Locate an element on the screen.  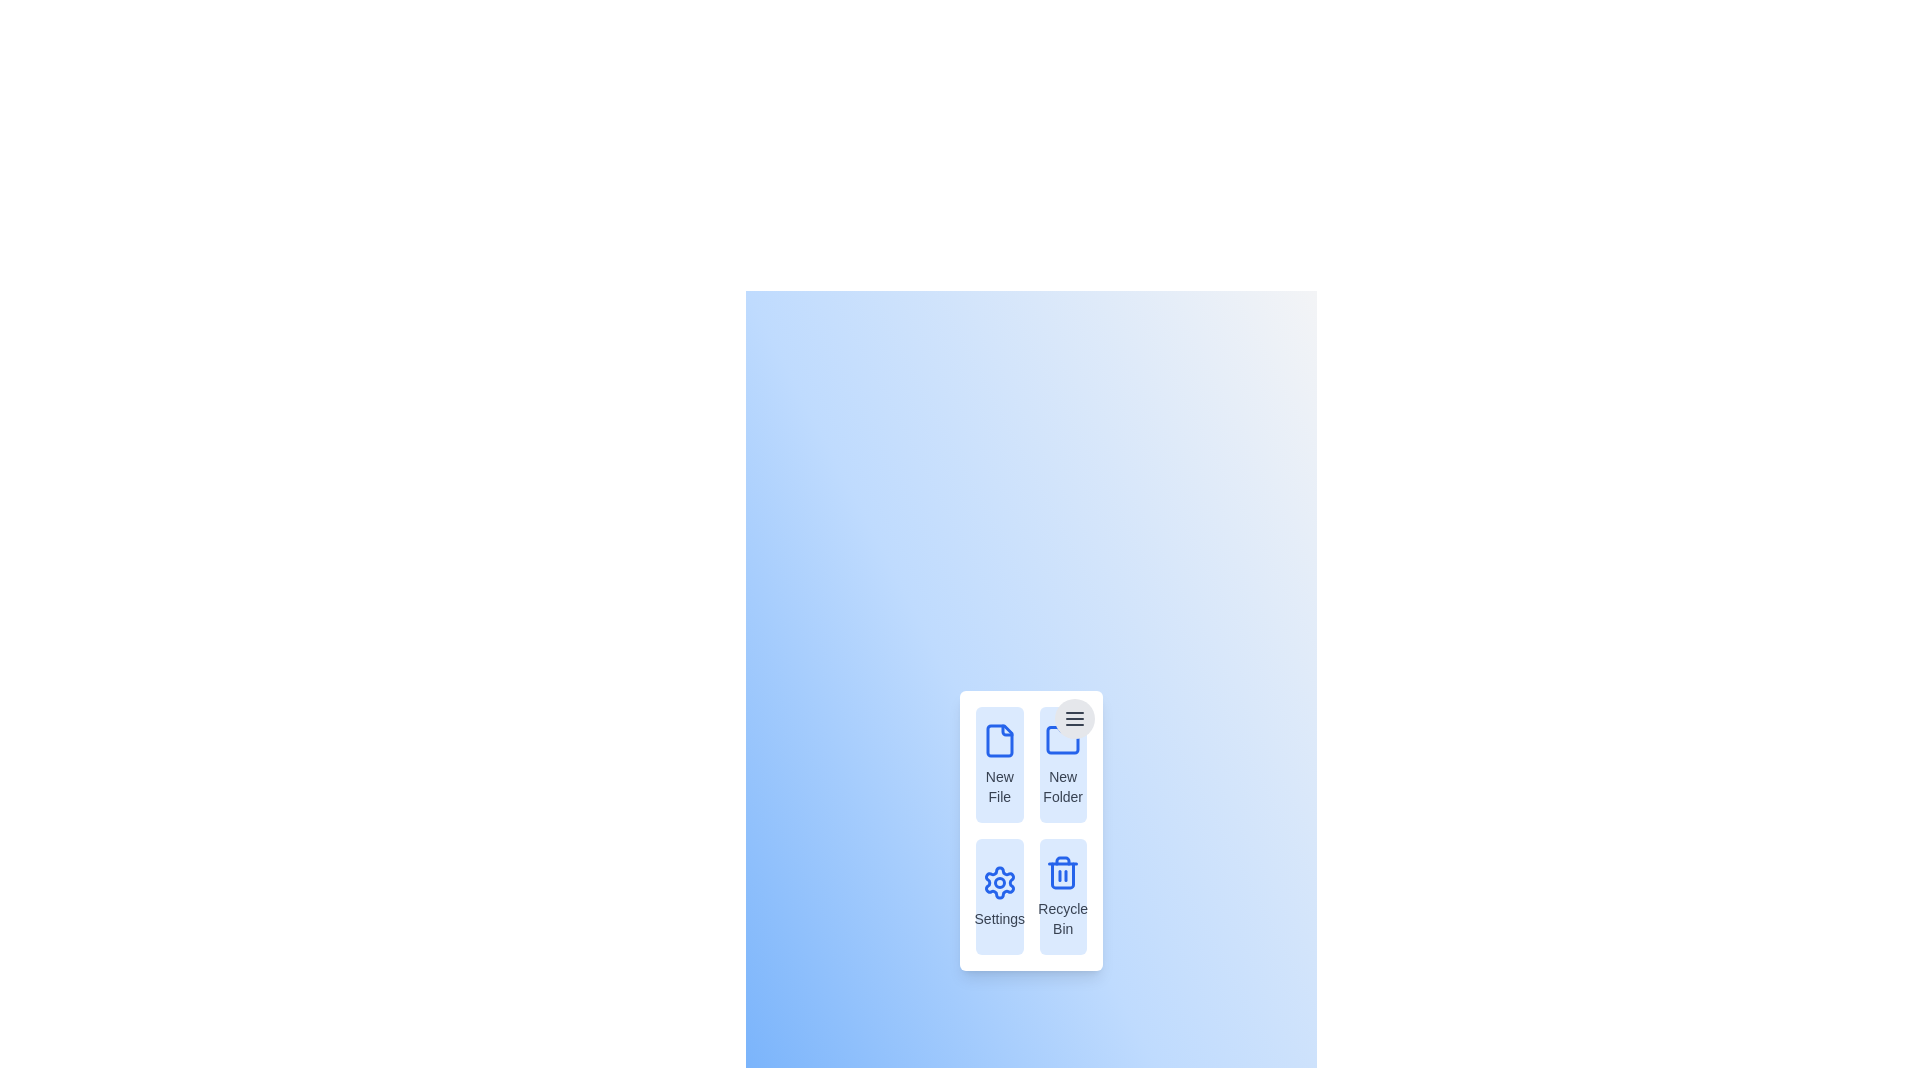
the menu item Recycle Bin to observe its hover effect is located at coordinates (1062, 896).